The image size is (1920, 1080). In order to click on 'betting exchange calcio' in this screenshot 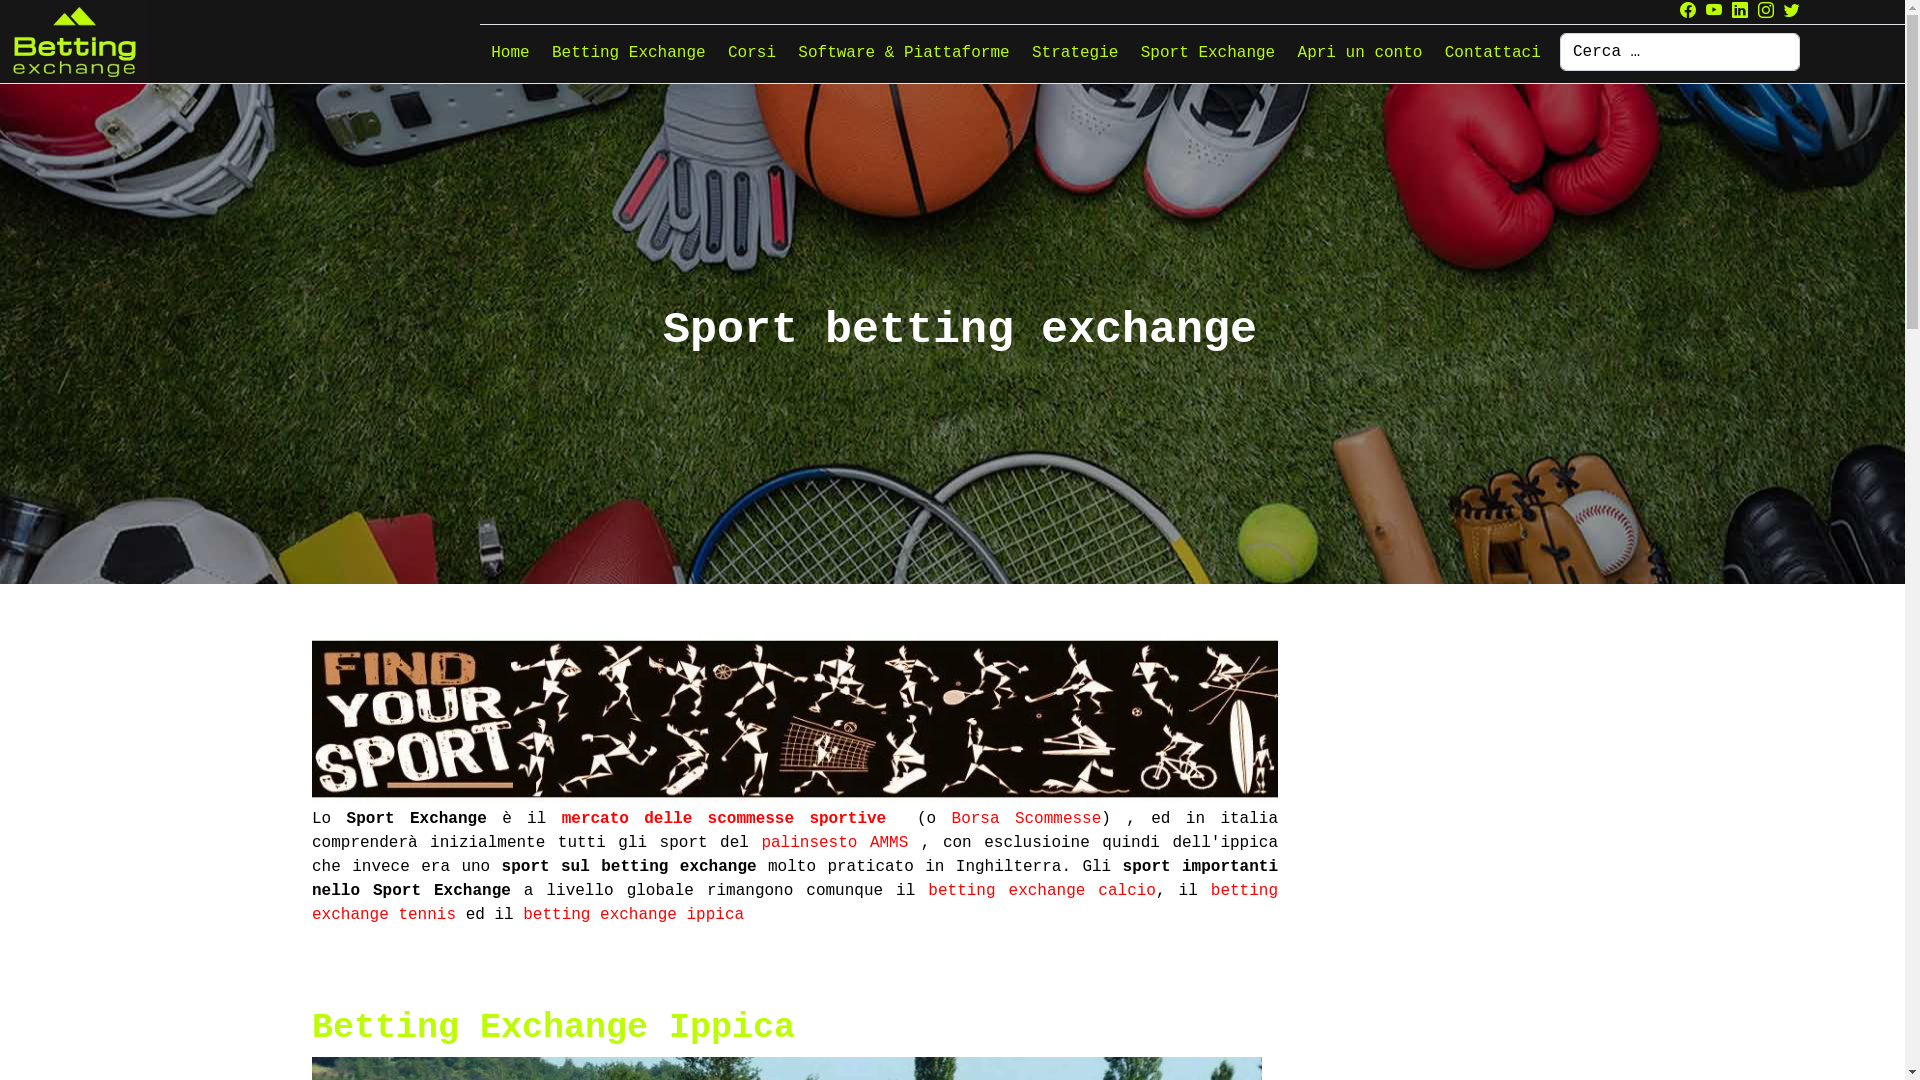, I will do `click(1040, 890)`.